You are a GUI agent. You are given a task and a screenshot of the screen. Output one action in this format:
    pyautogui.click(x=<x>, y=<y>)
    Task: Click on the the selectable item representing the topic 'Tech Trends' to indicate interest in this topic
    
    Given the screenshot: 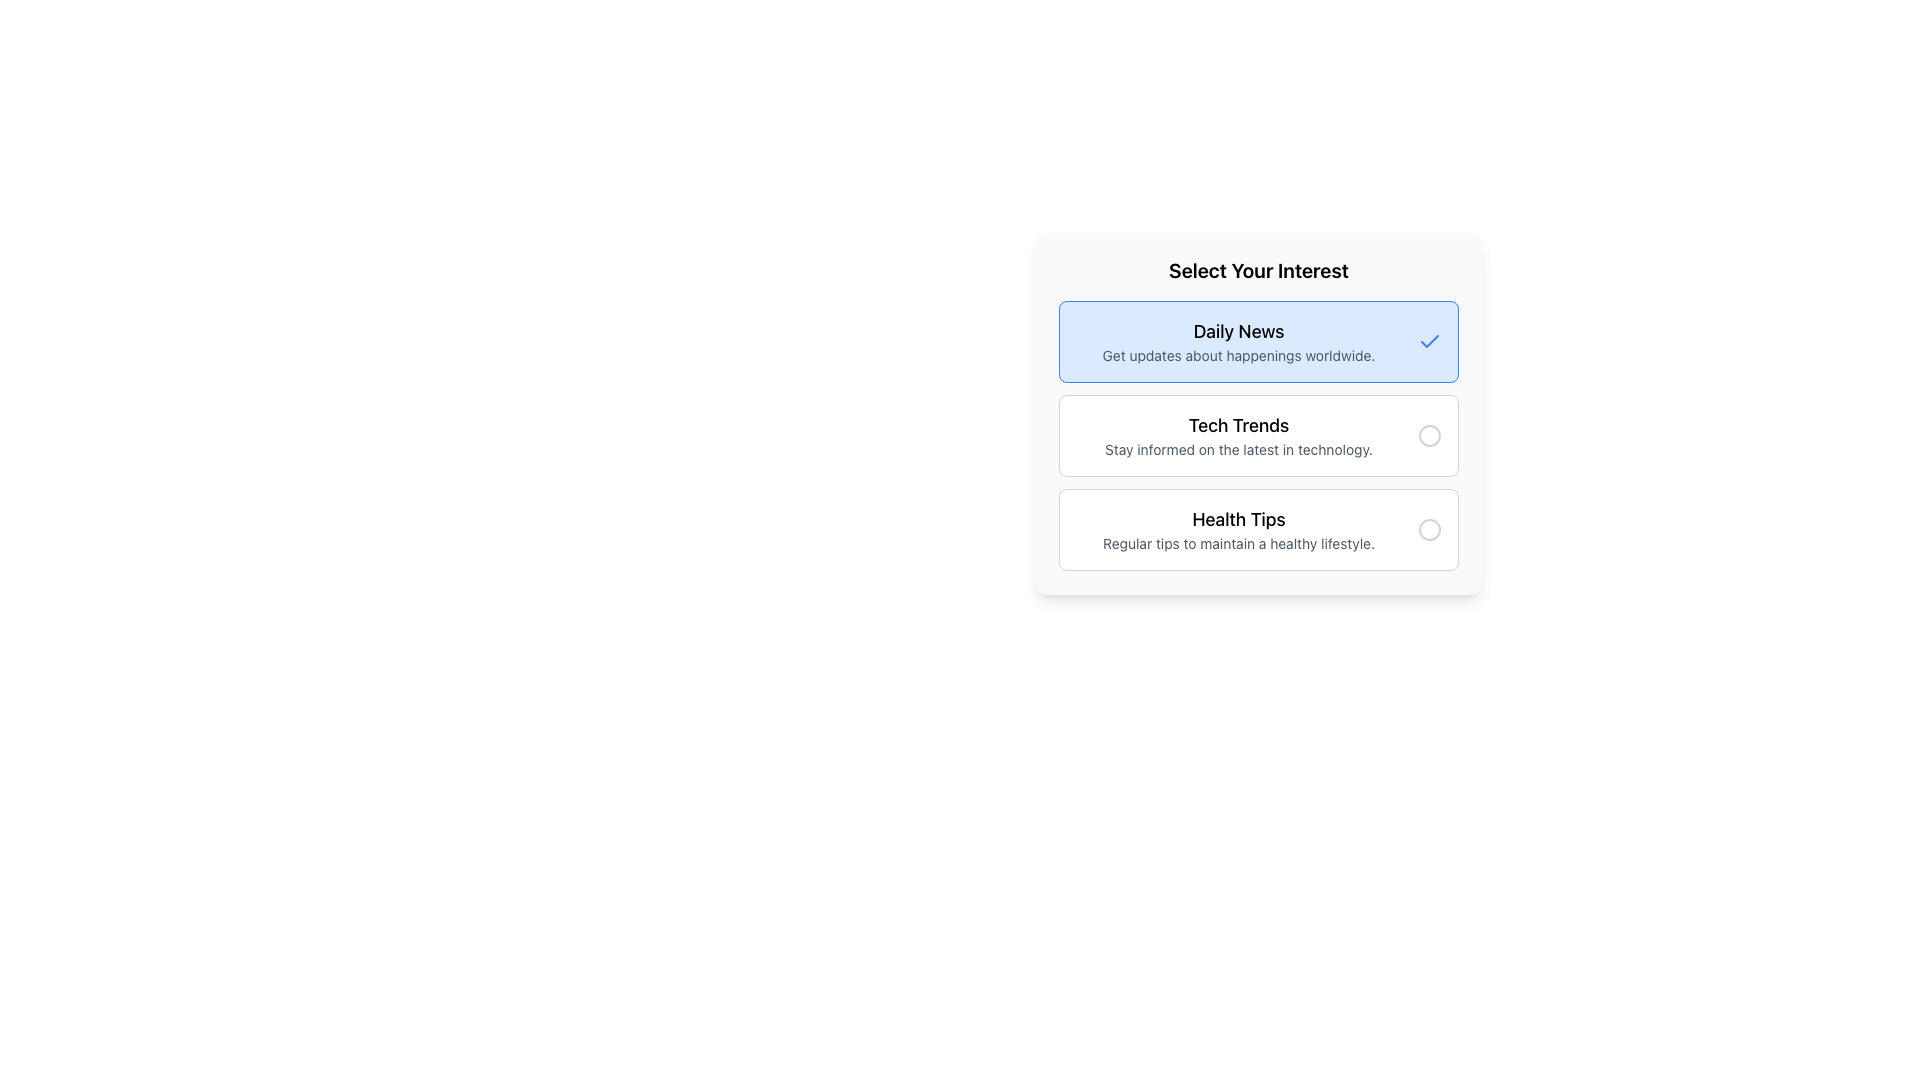 What is the action you would take?
    pyautogui.click(x=1257, y=412)
    